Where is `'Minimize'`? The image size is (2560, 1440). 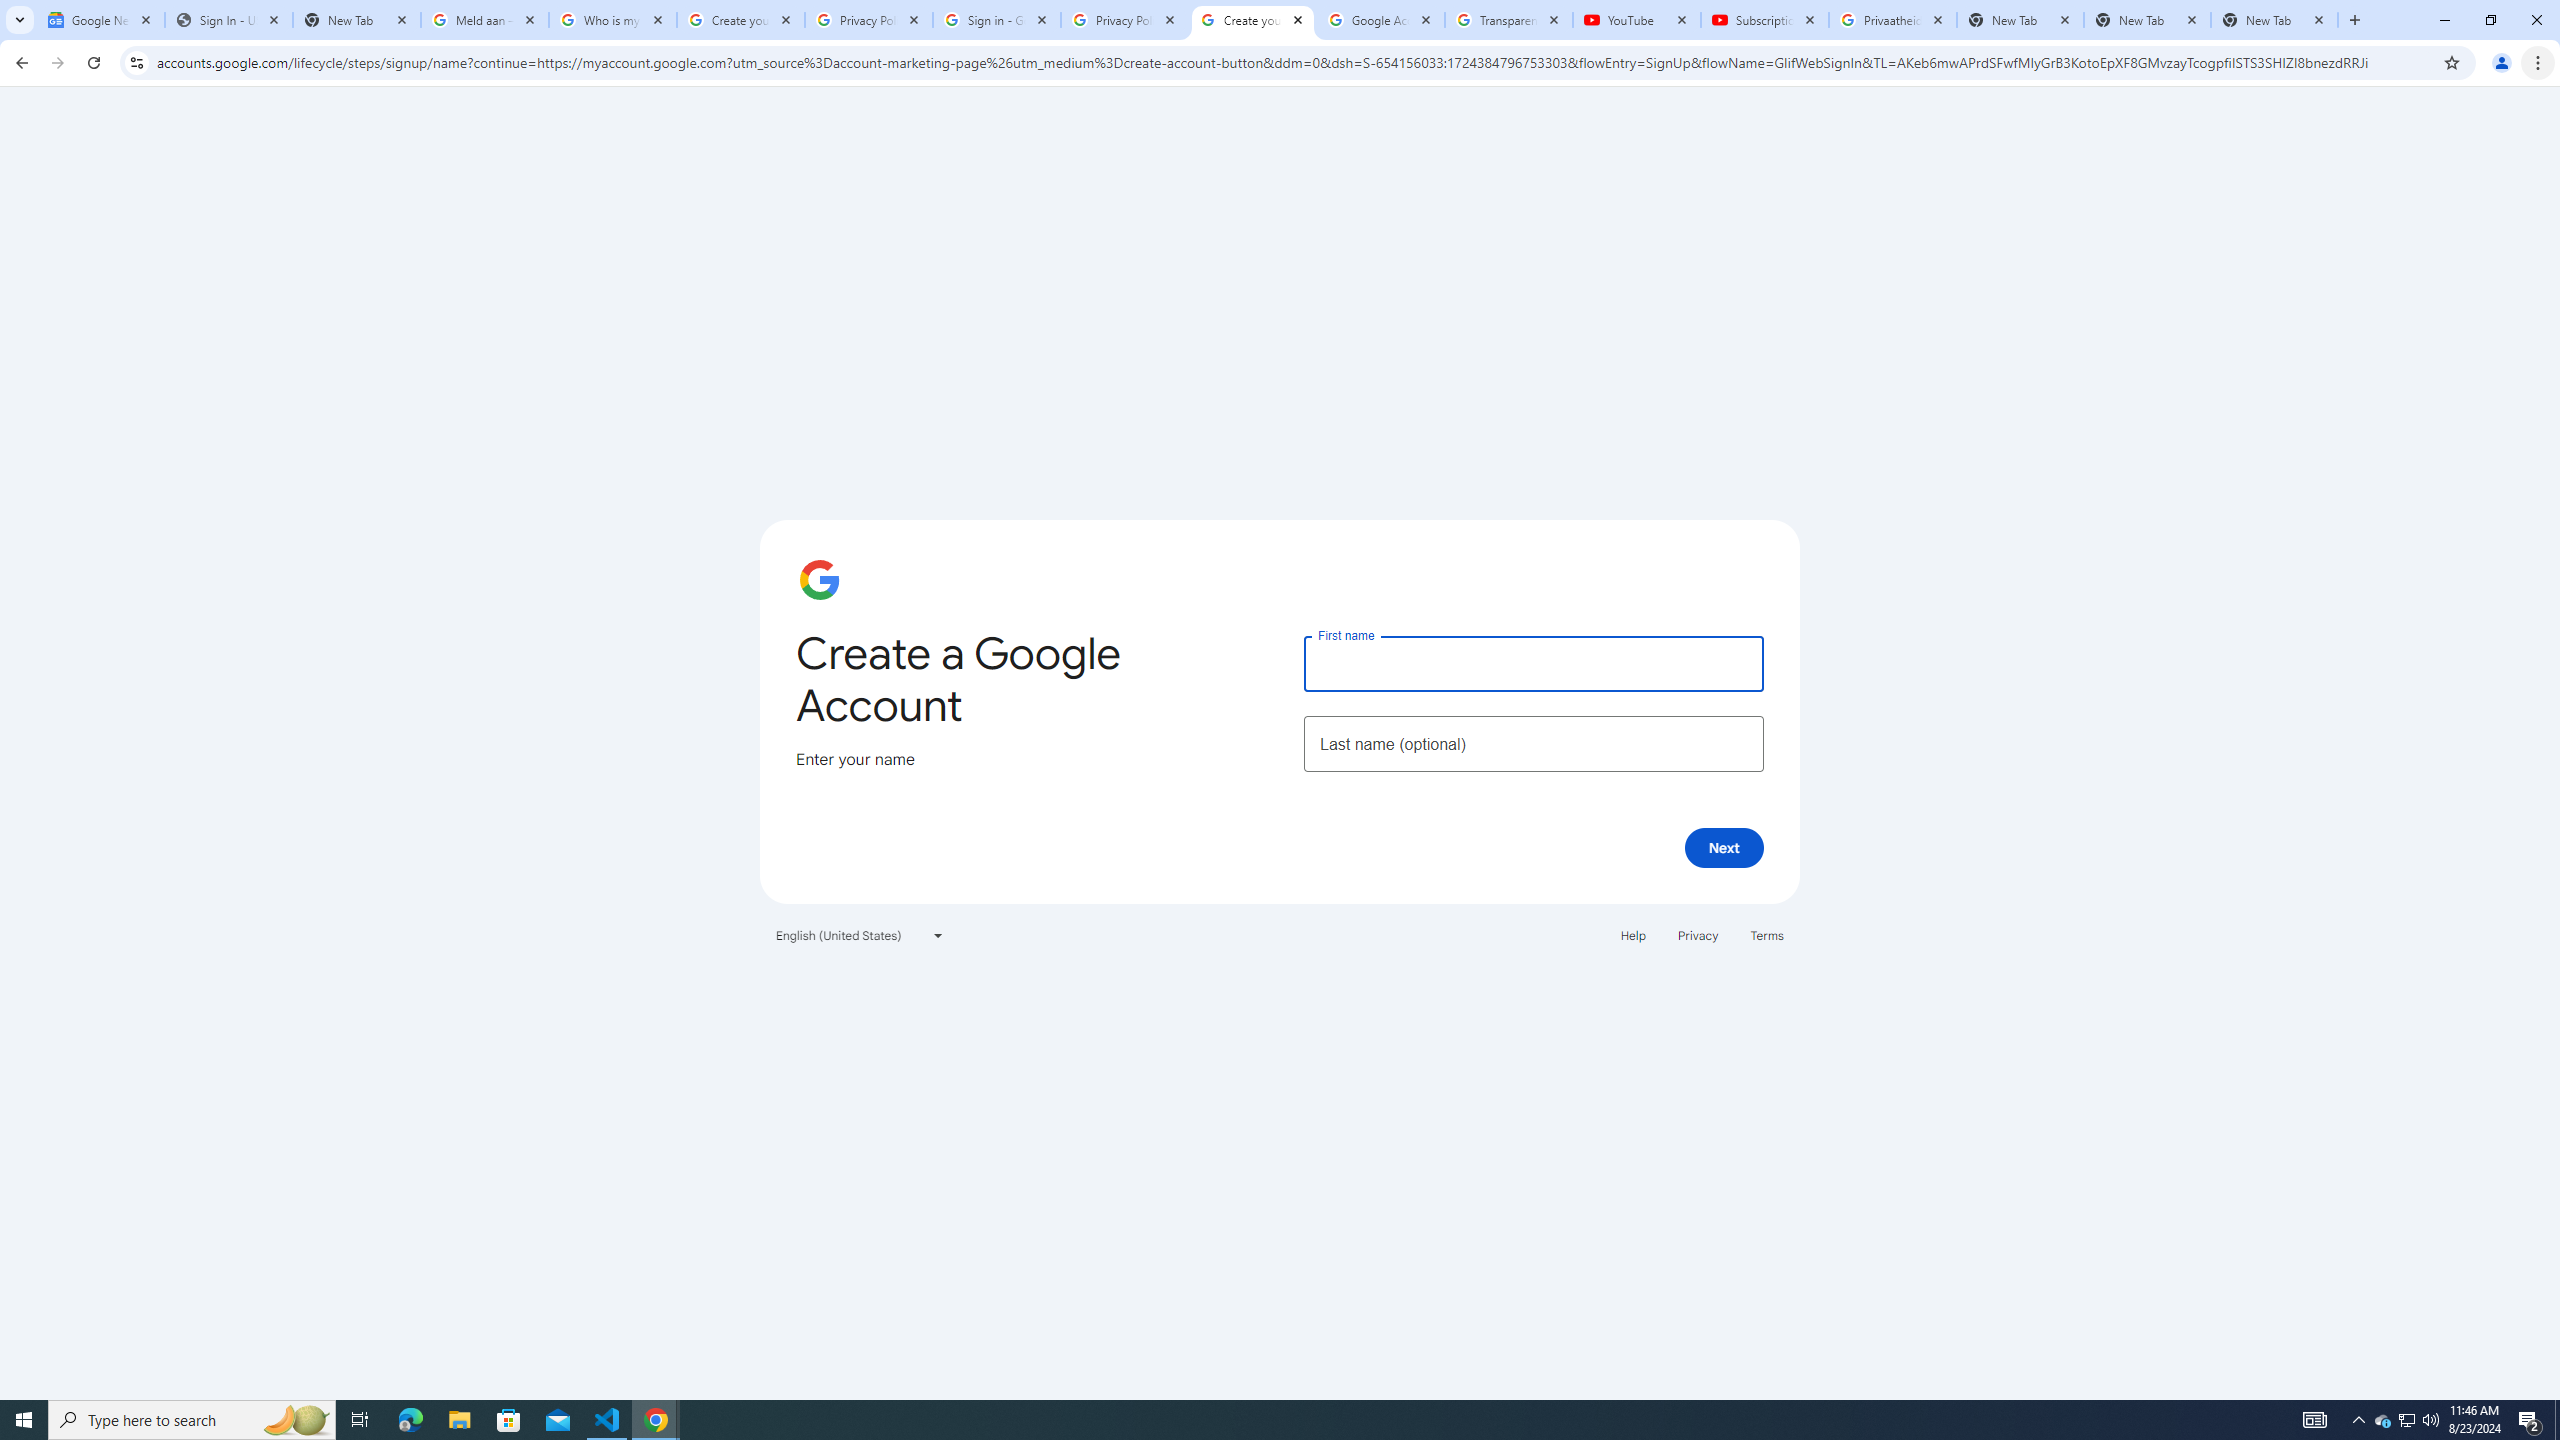 'Minimize' is located at coordinates (2443, 19).